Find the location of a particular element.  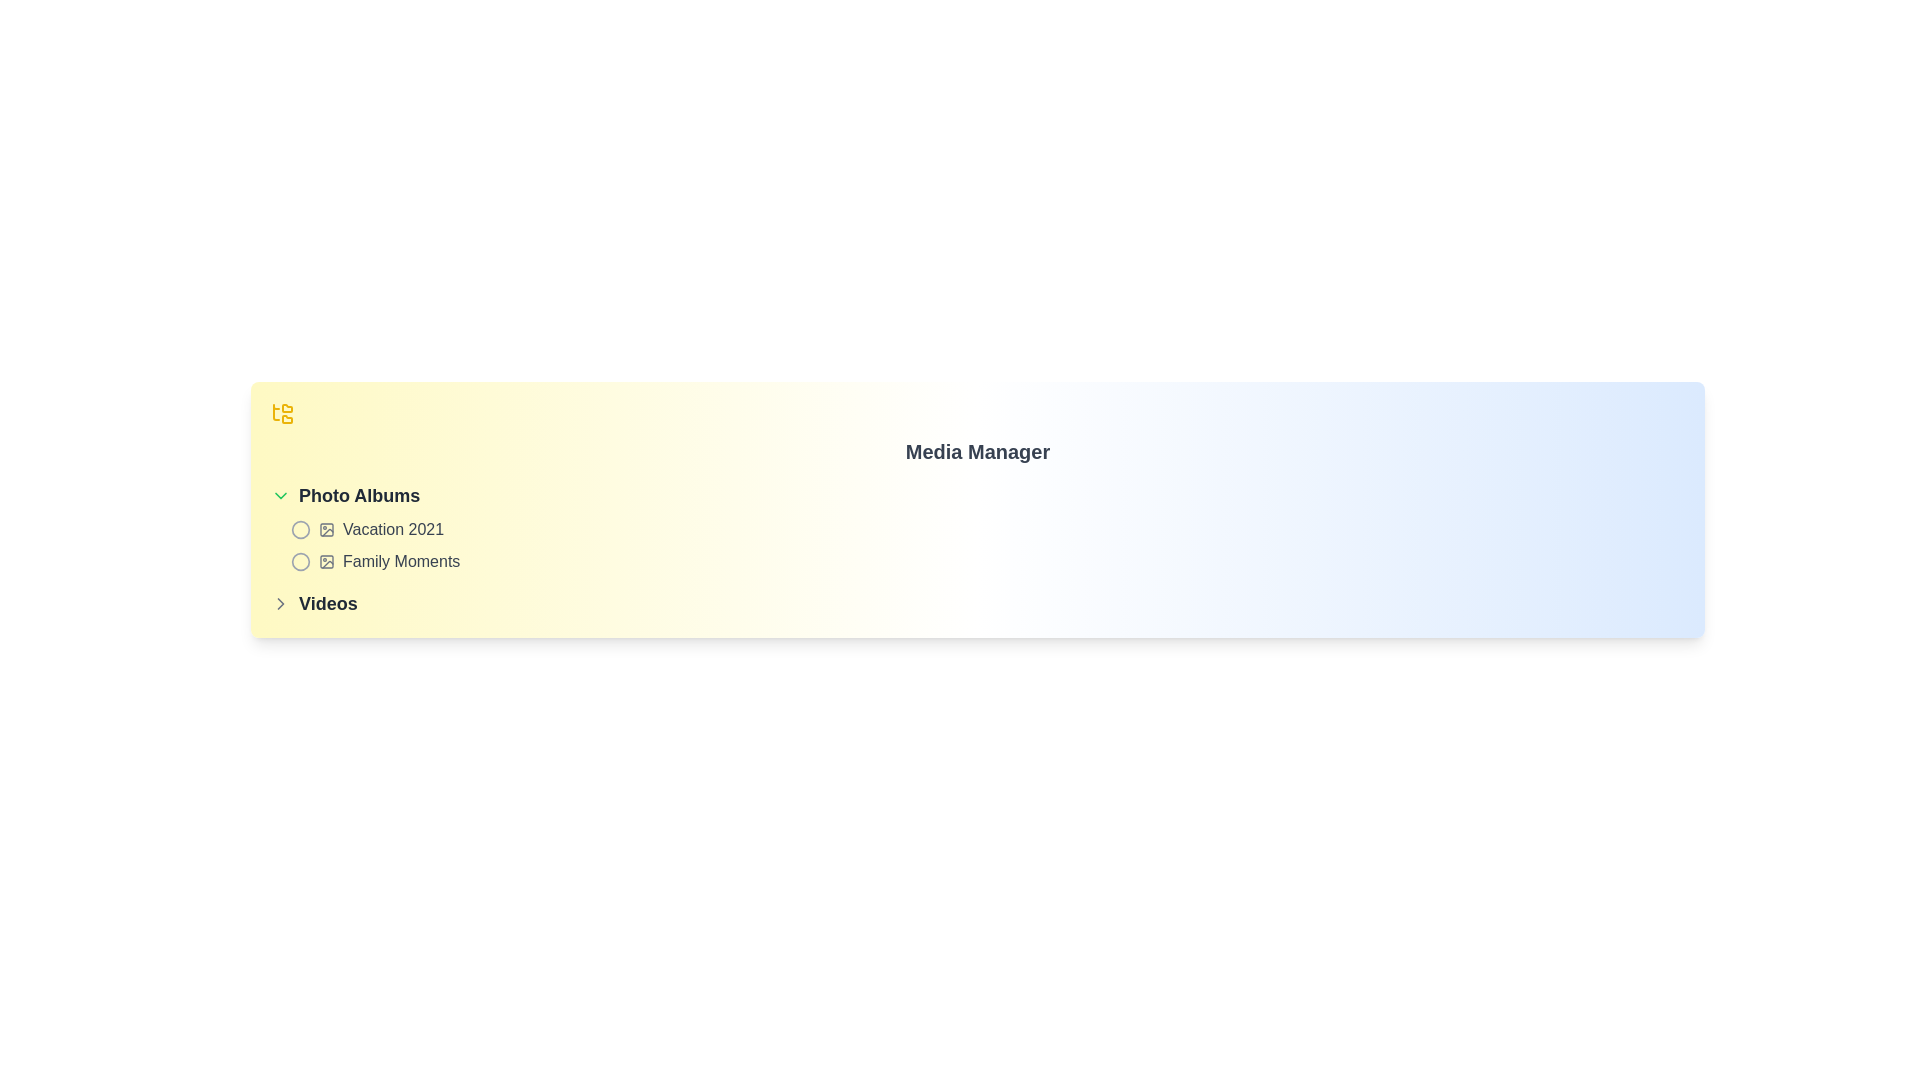

the bold text label 'Videos' which is styled with a larger font size and dark gray color, located below the 'Photo Albums' folder label is located at coordinates (328, 603).